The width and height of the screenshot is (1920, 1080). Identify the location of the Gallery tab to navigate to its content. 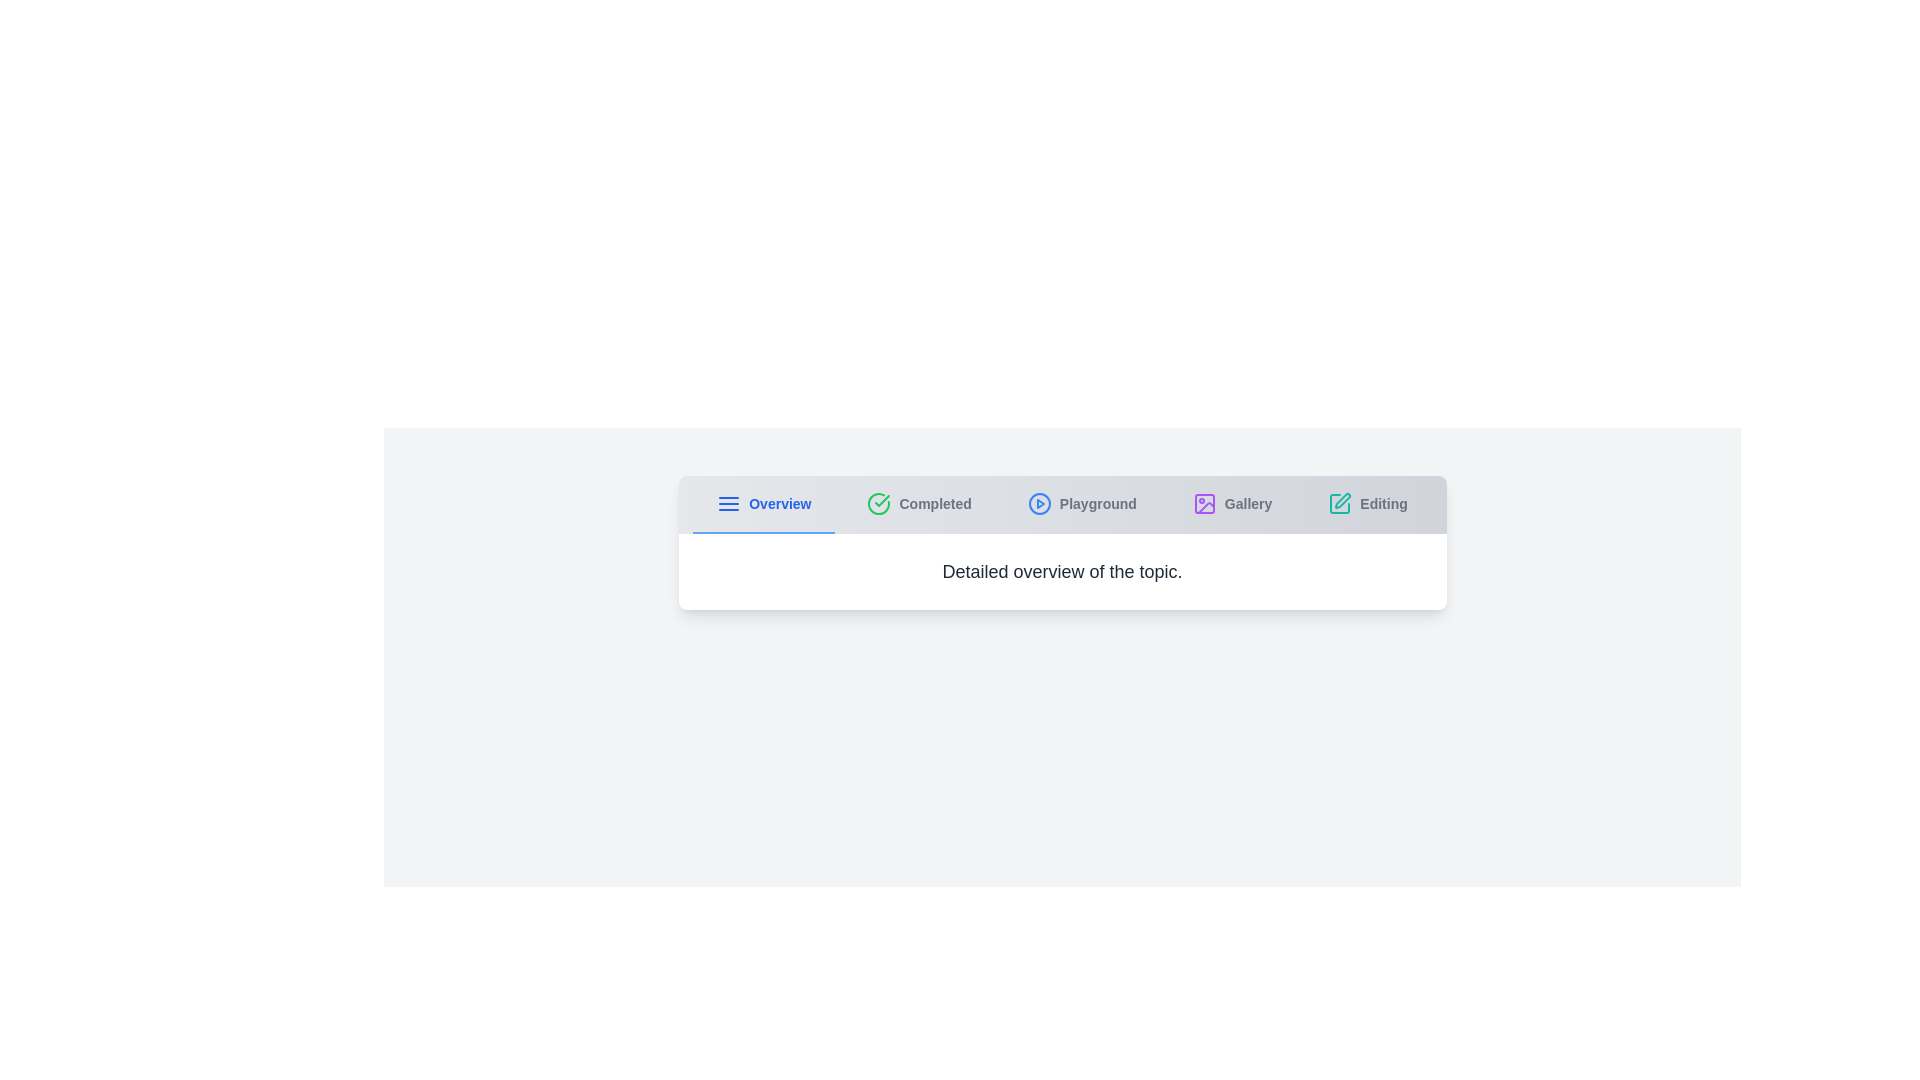
(1231, 504).